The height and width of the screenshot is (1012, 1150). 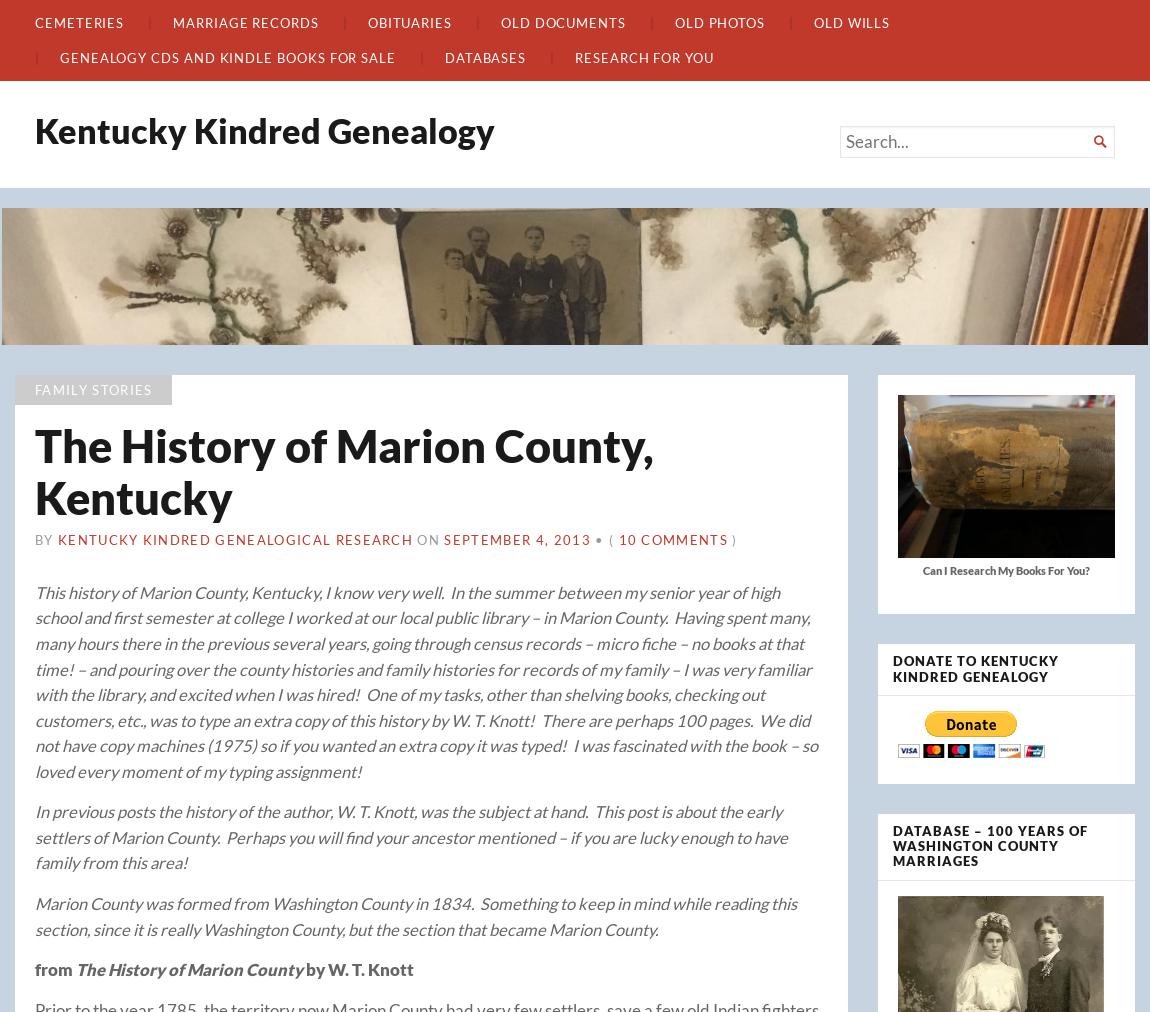 What do you see at coordinates (226, 55) in the screenshot?
I see `'Genealogy CDs and Kindle Books For Sale'` at bounding box center [226, 55].